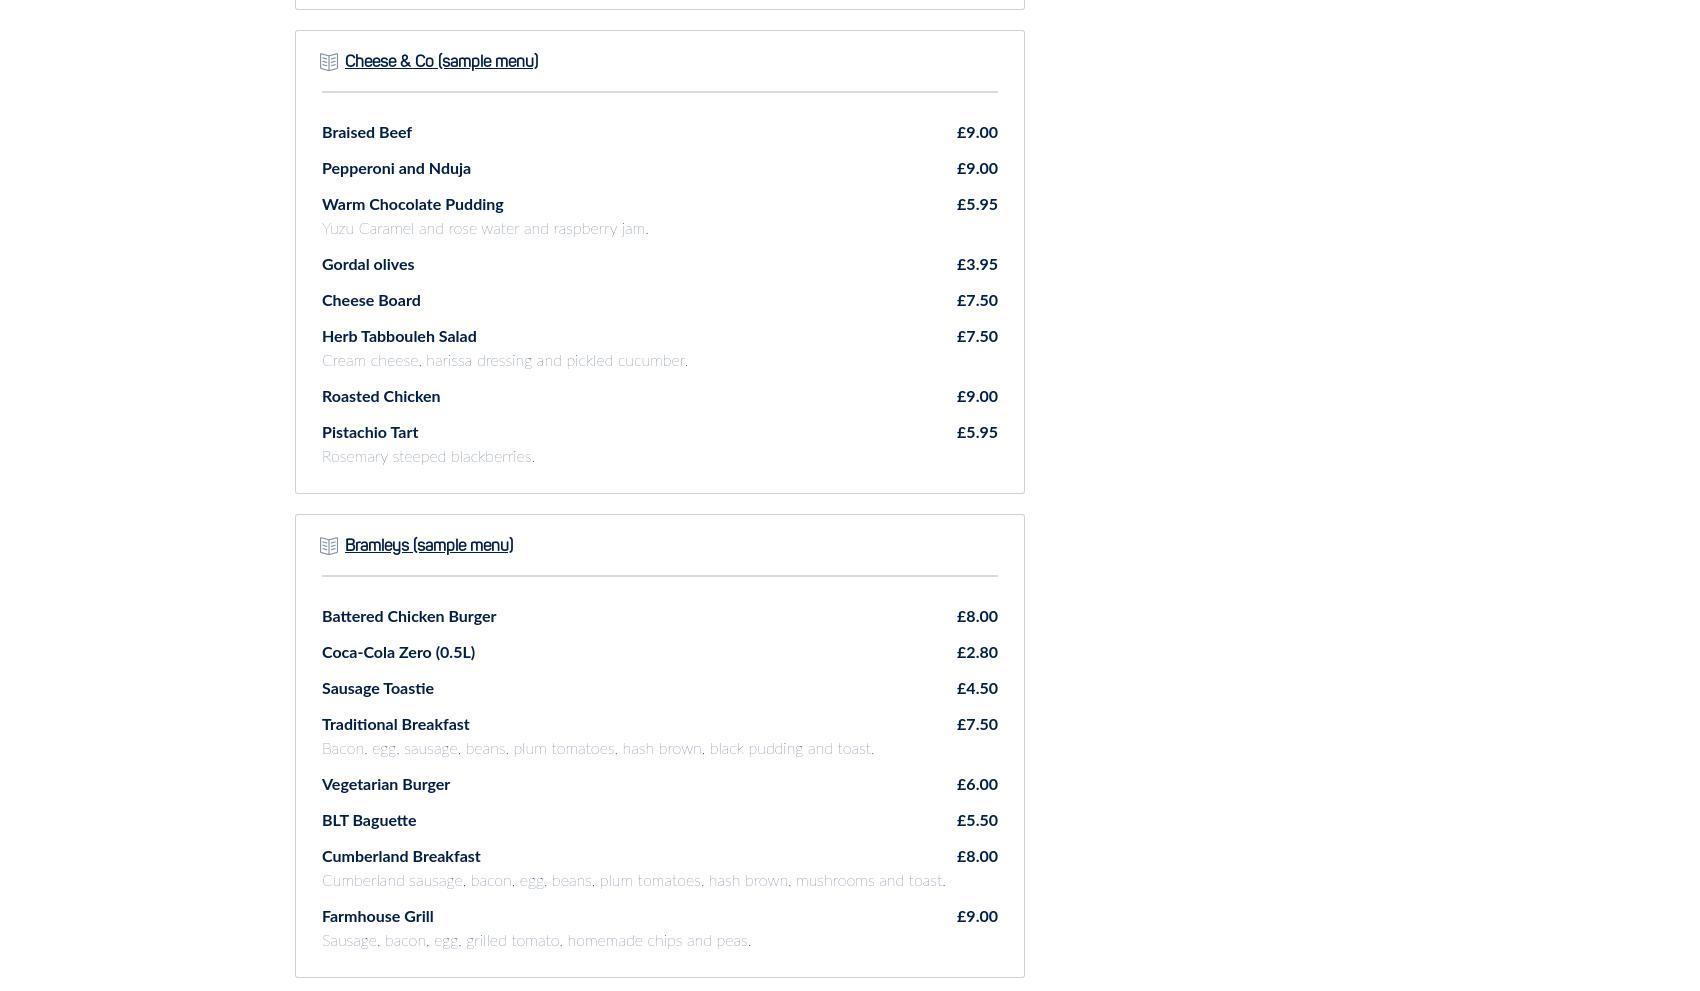 Image resolution: width=1700 pixels, height=991 pixels. Describe the element at coordinates (366, 131) in the screenshot. I see `'Braised Beef'` at that location.